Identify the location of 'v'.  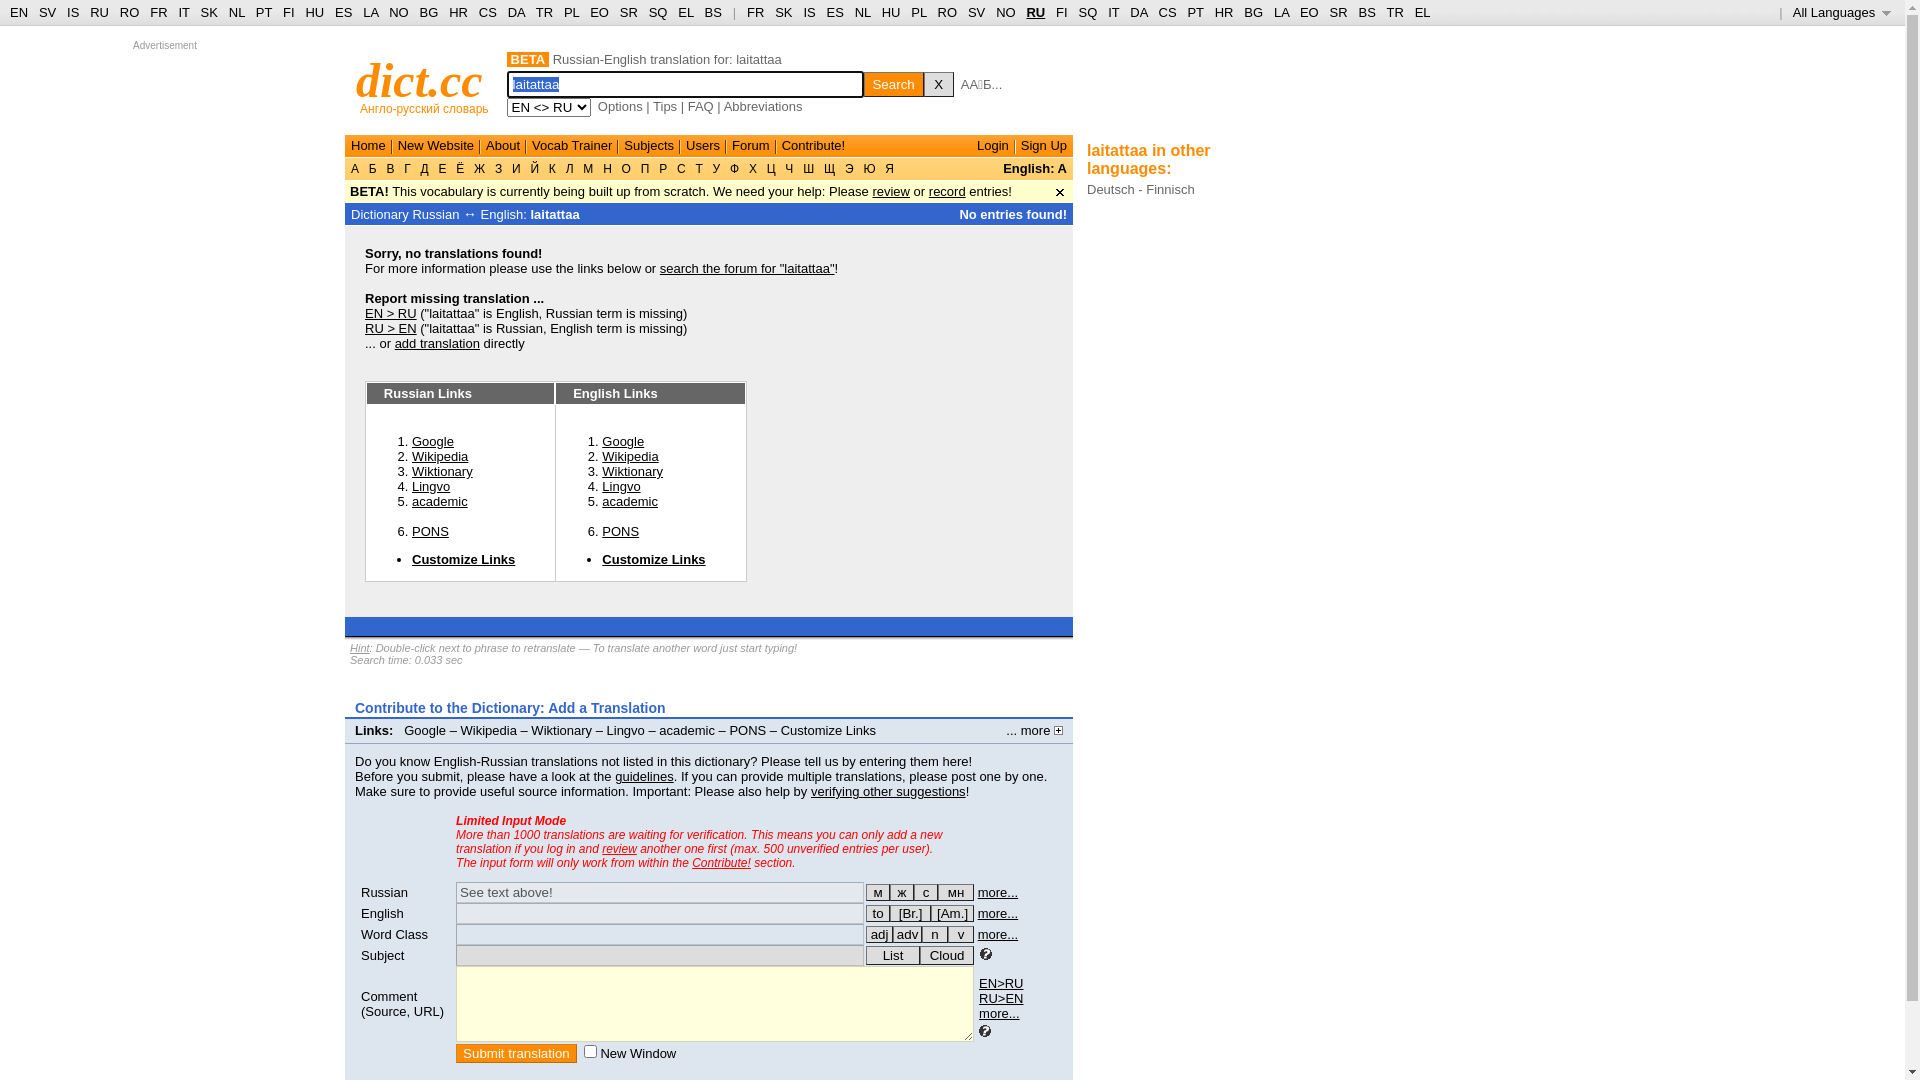
(960, 934).